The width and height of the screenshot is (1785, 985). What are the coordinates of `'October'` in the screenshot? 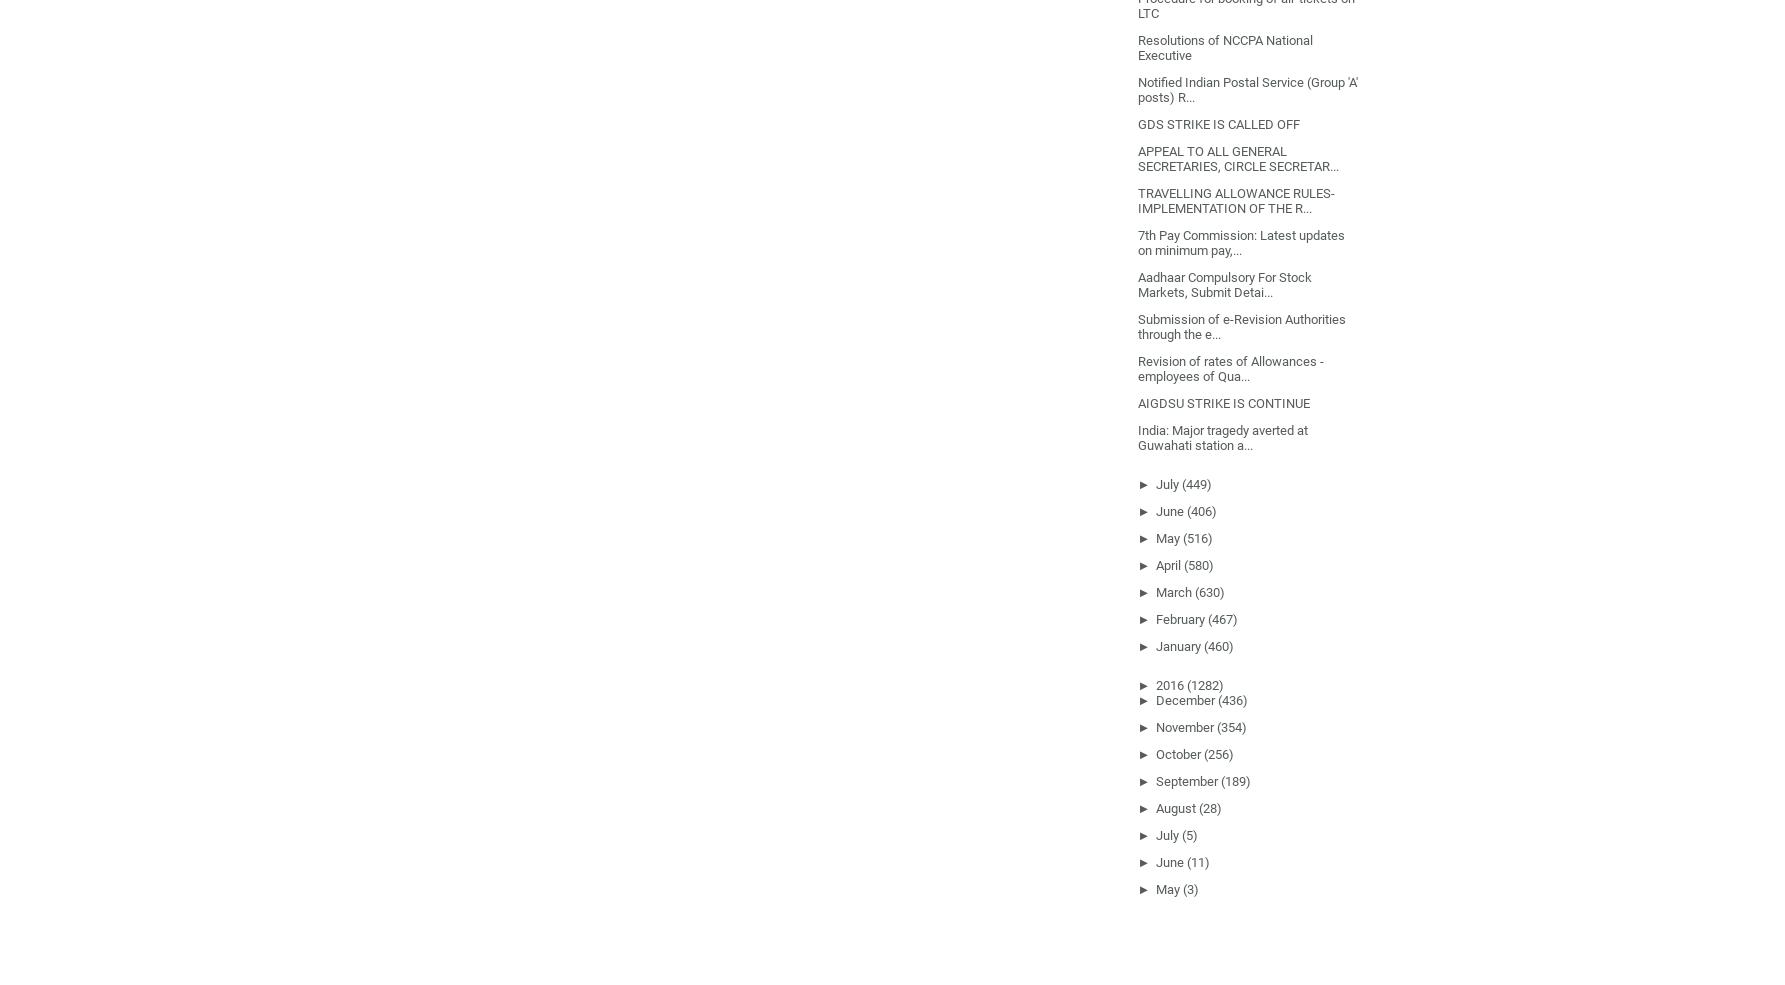 It's located at (1177, 753).